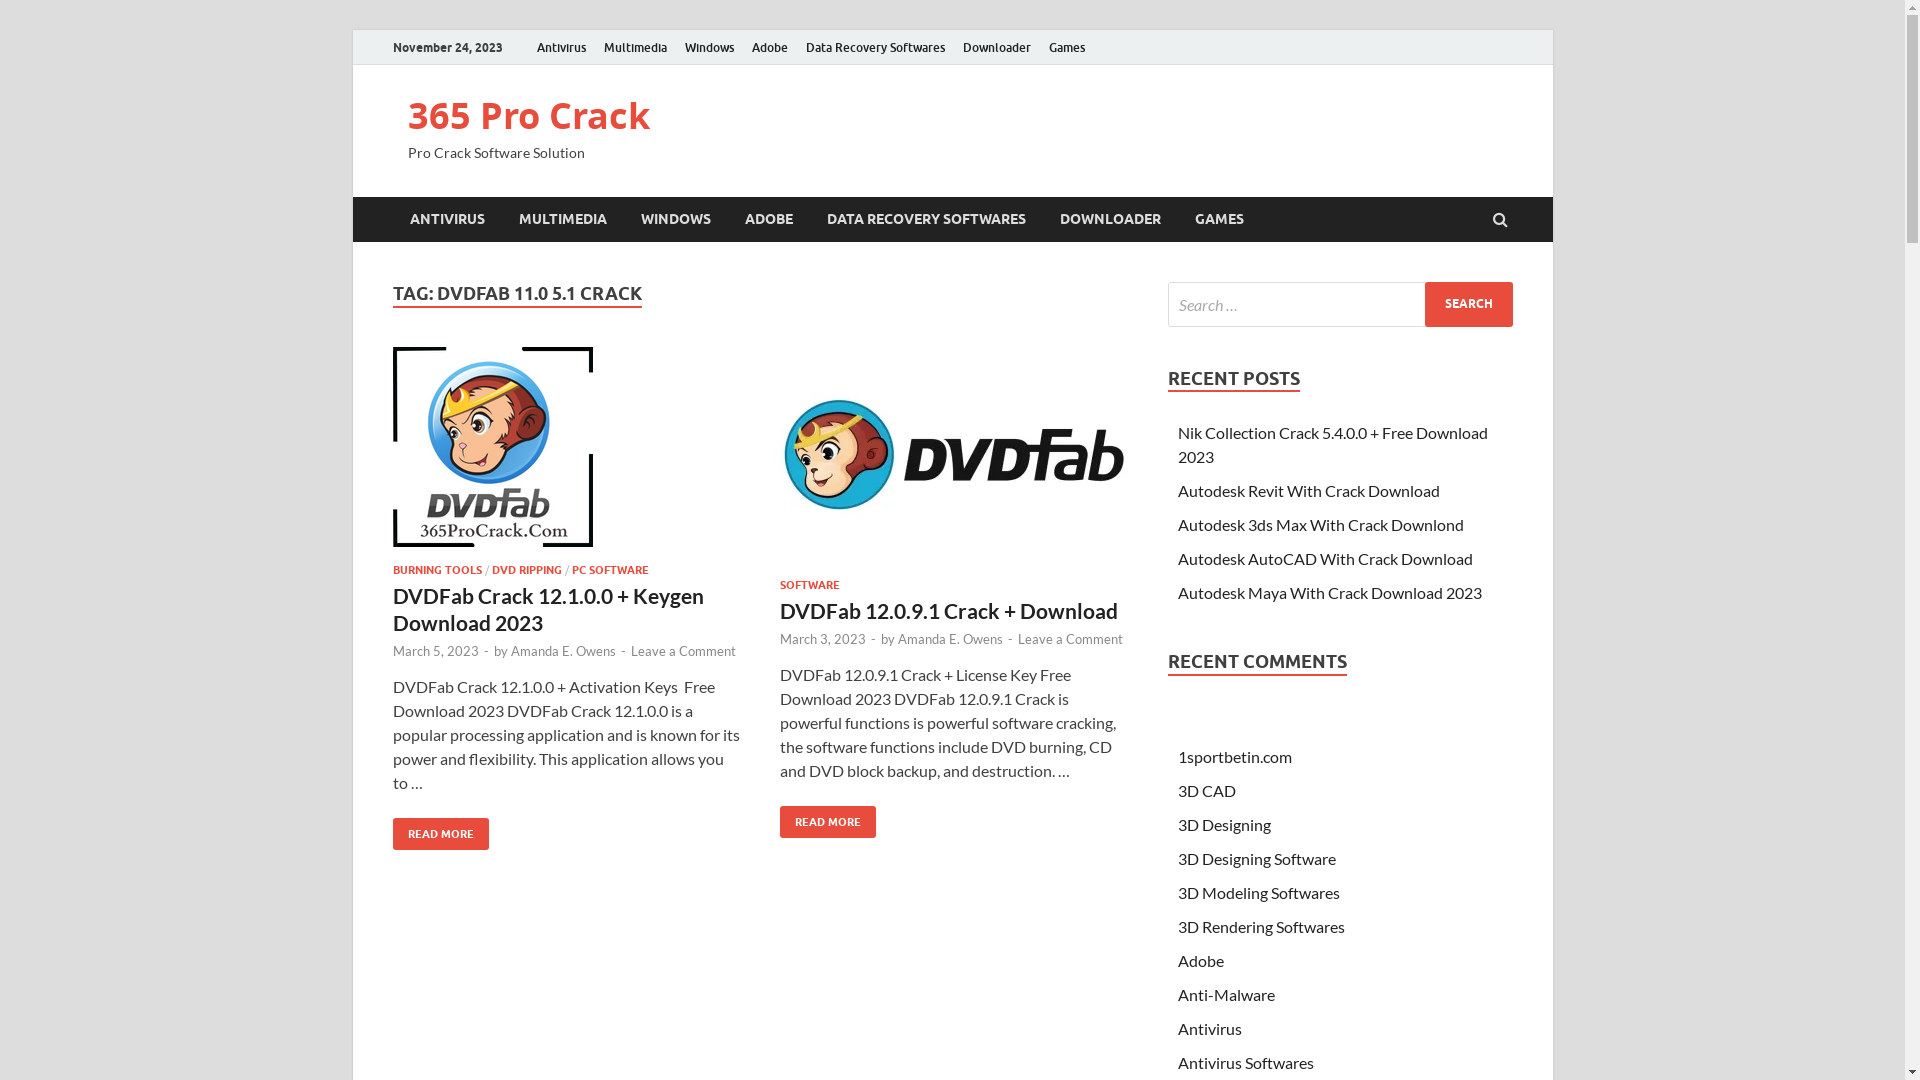 This screenshot has width=1920, height=1080. Describe the element at coordinates (570, 570) in the screenshot. I see `'PC SOFTWARE'` at that location.